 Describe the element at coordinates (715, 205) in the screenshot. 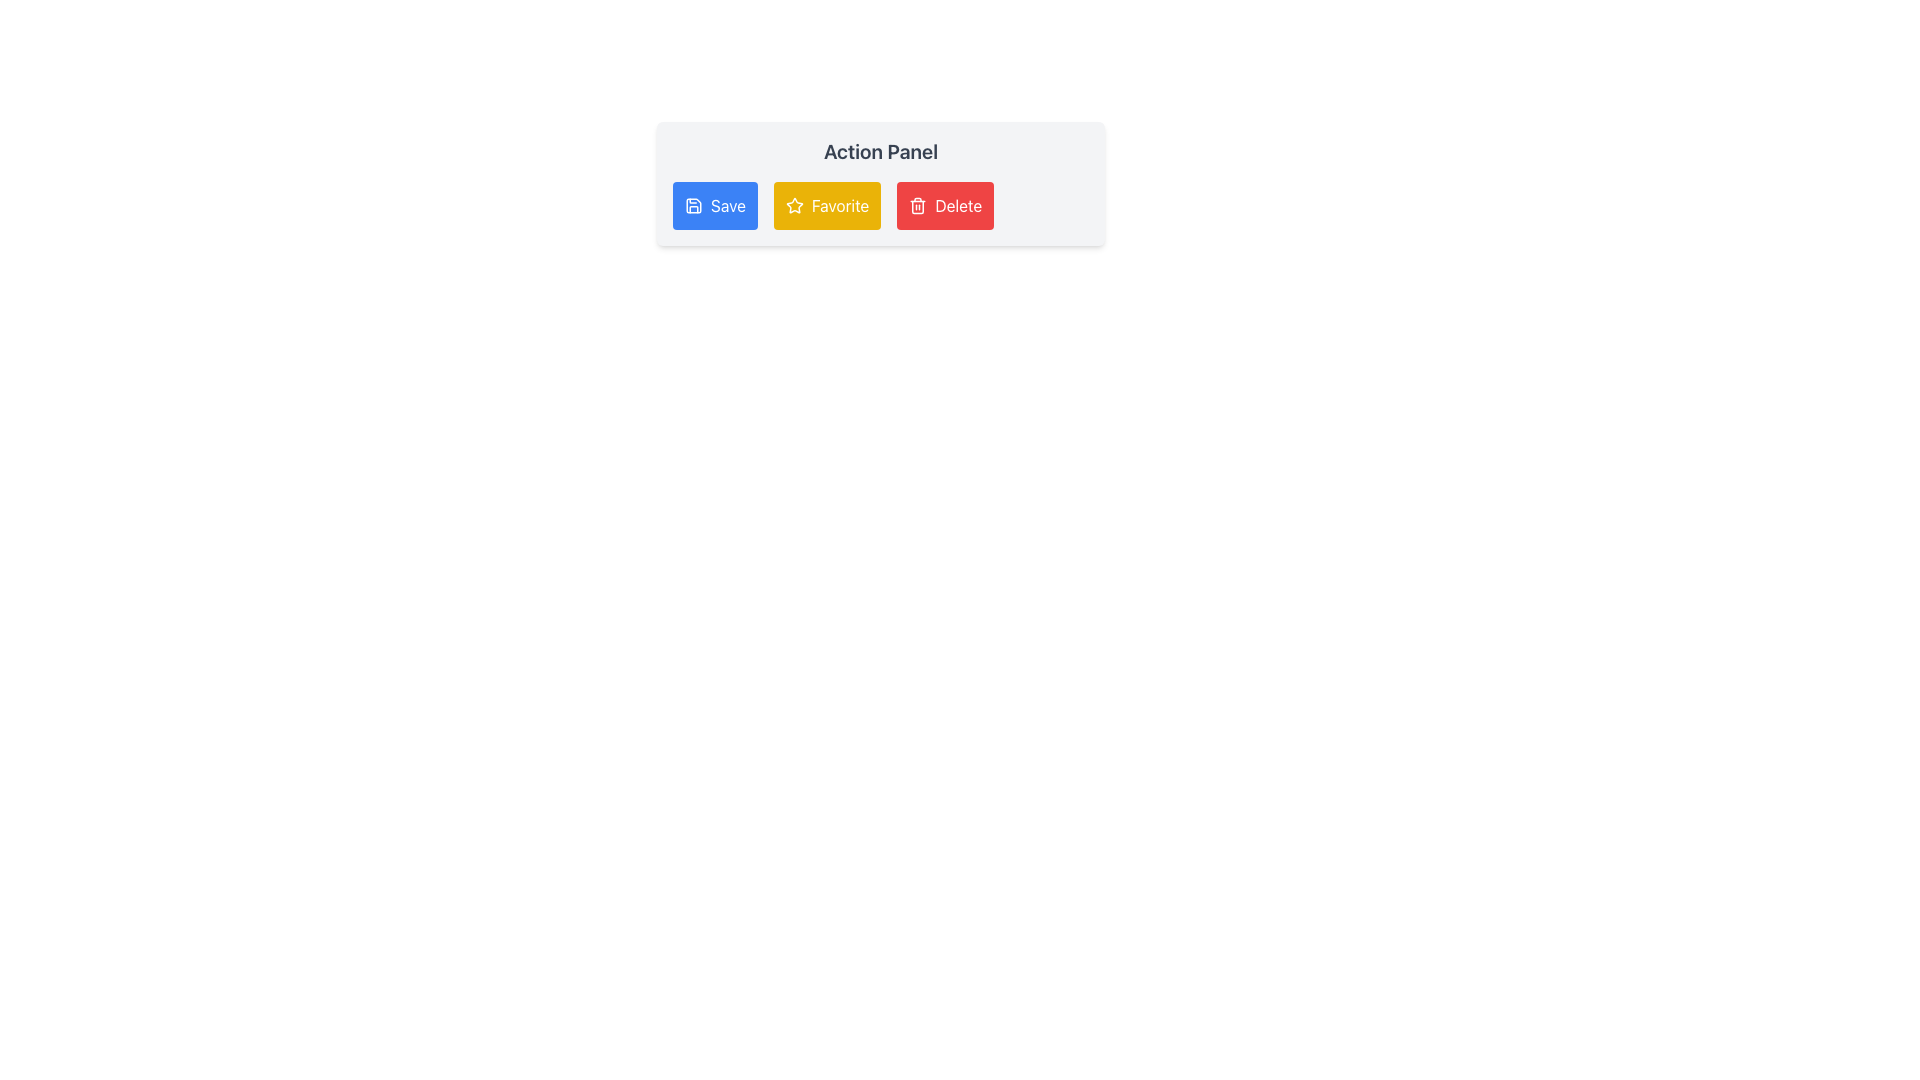

I see `the 'Save' button, which is rectangular with a blue background and white text, located within a white panel on the leftmost side of three horizontally aligned buttons` at that location.